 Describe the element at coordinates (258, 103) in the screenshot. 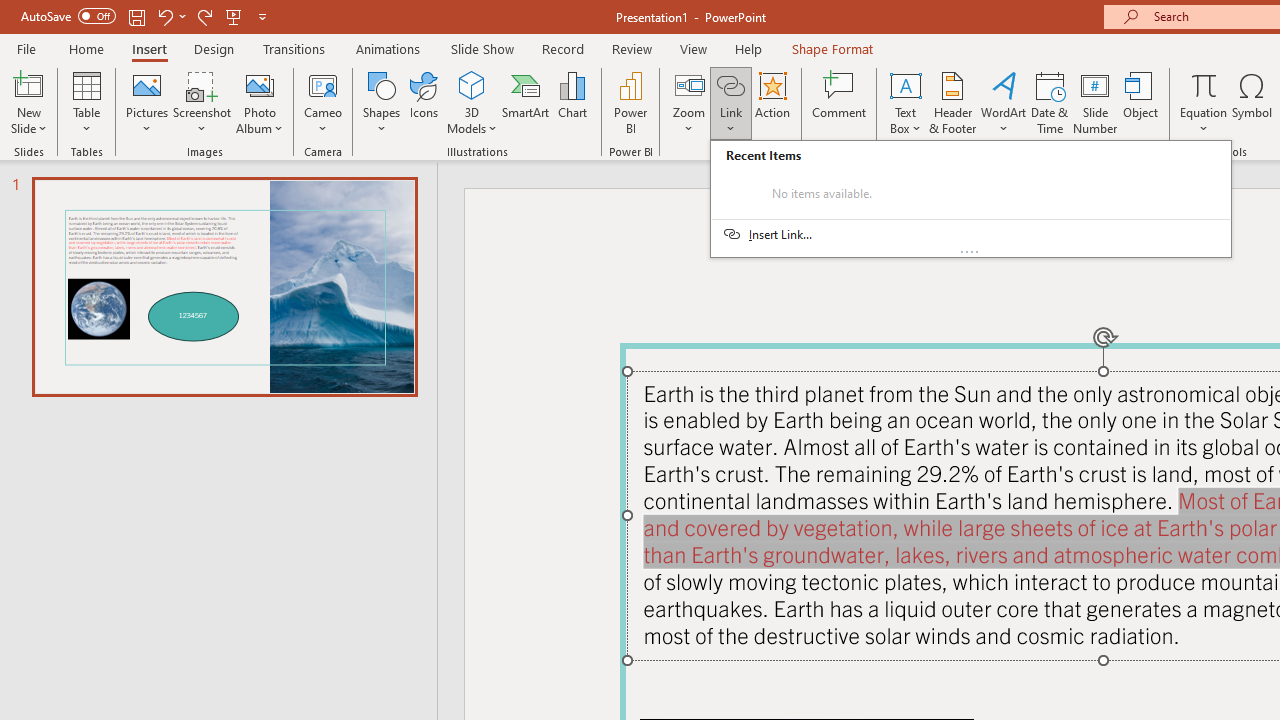

I see `'Photo Album...'` at that location.